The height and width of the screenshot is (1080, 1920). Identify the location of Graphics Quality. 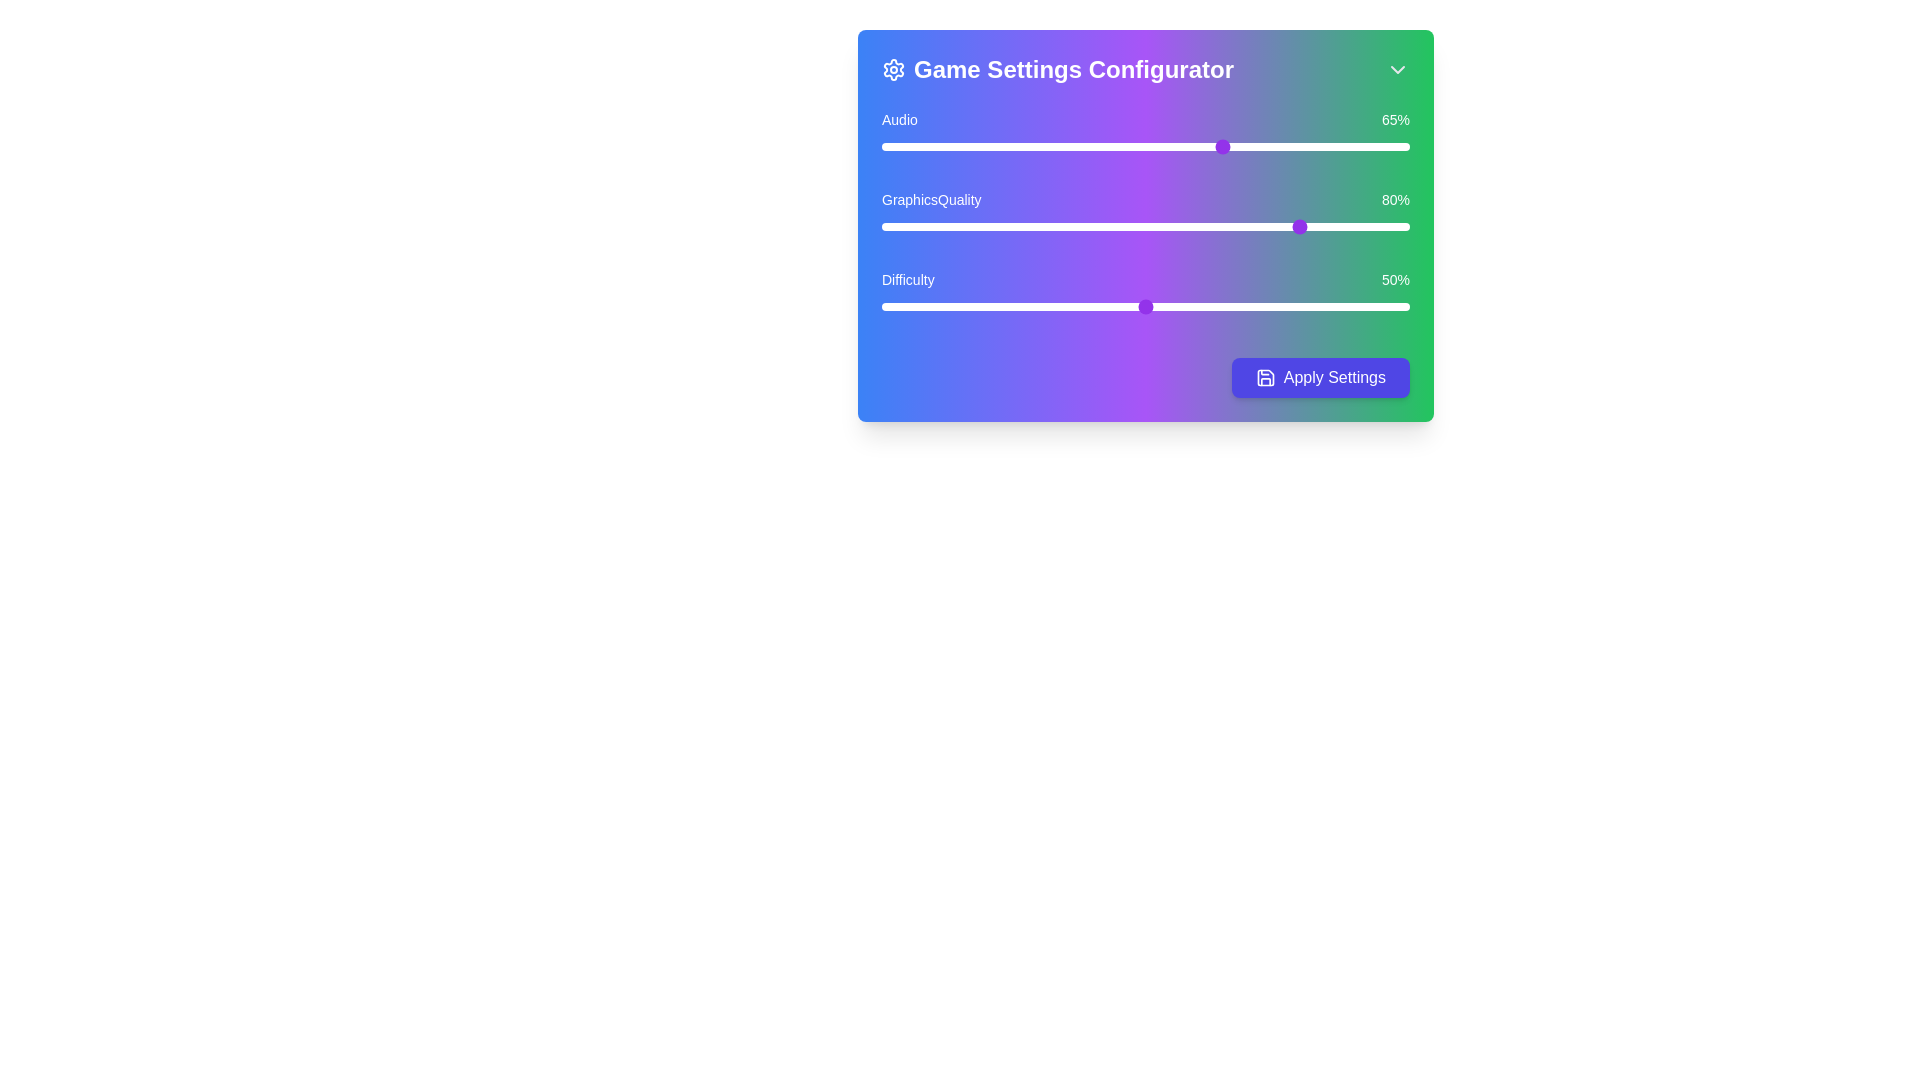
(1229, 226).